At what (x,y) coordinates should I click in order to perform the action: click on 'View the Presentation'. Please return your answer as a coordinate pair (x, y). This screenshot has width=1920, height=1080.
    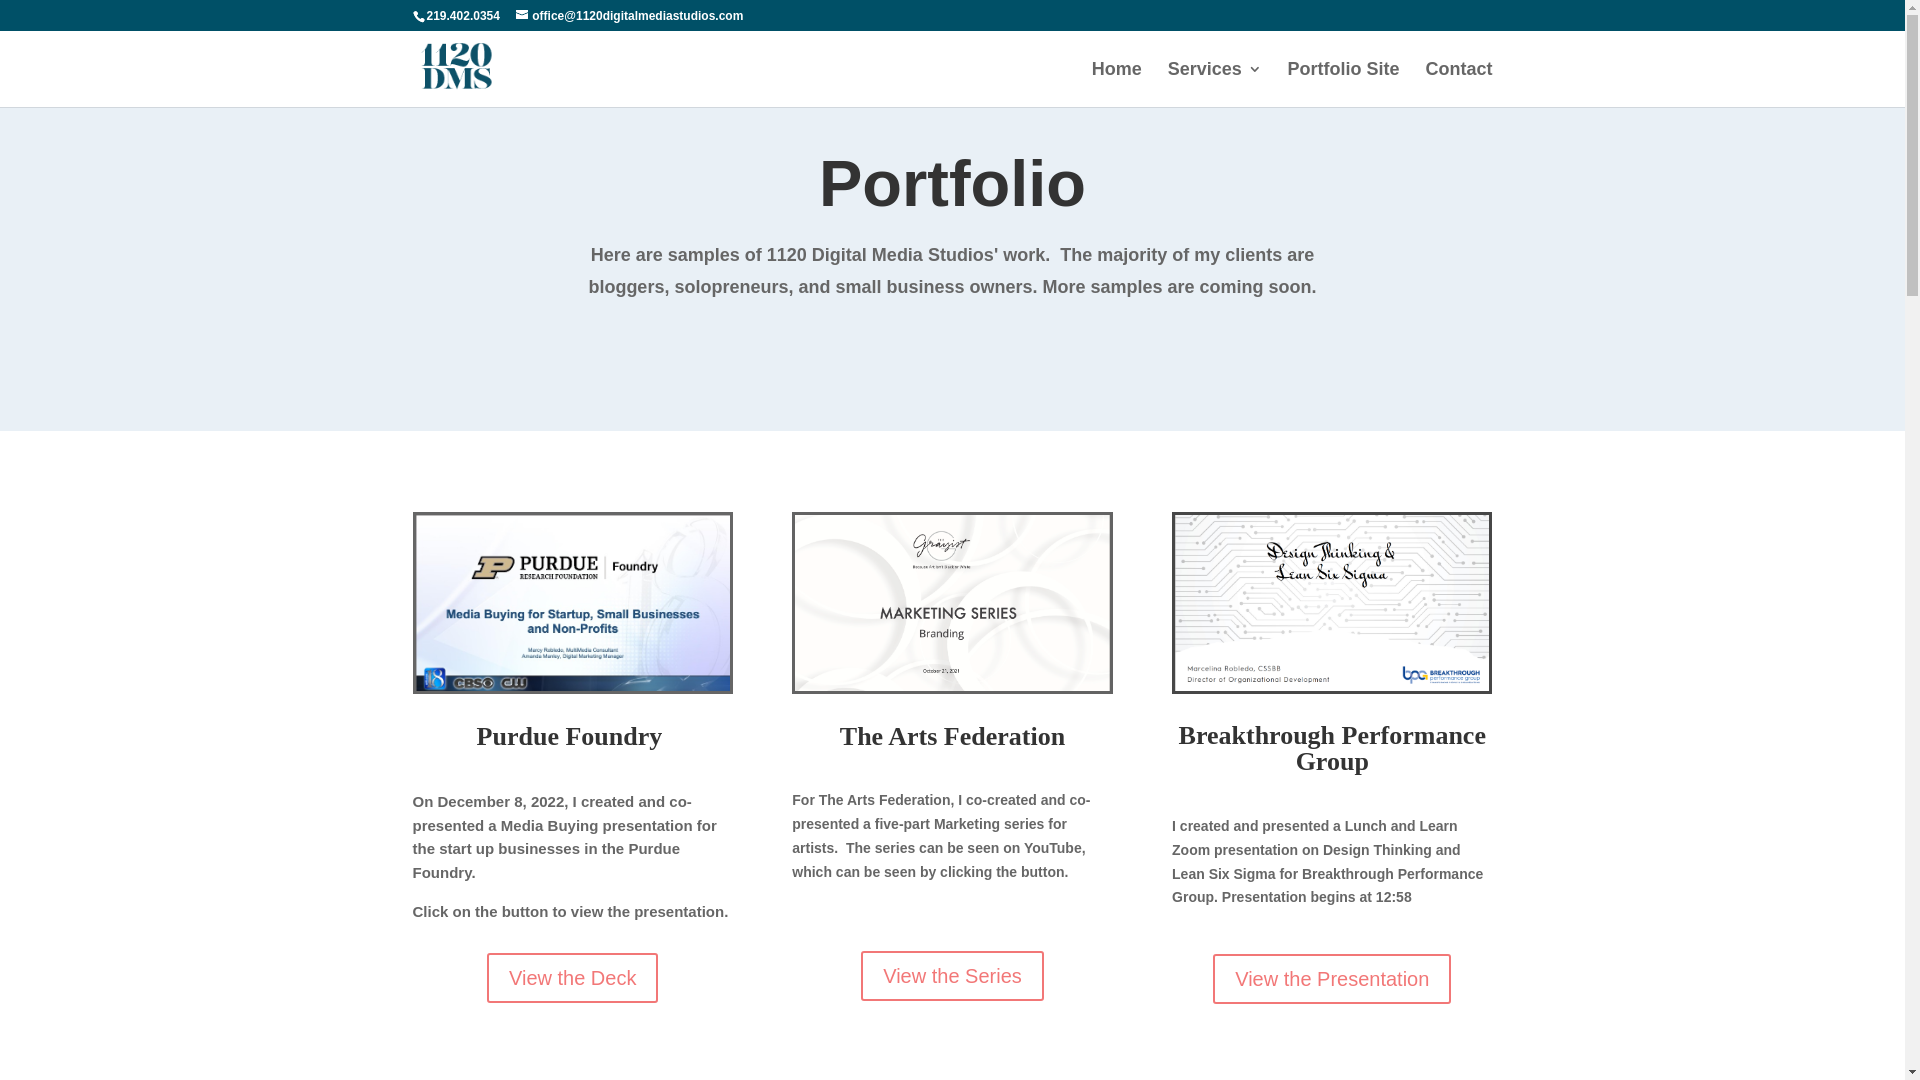
    Looking at the image, I should click on (1212, 978).